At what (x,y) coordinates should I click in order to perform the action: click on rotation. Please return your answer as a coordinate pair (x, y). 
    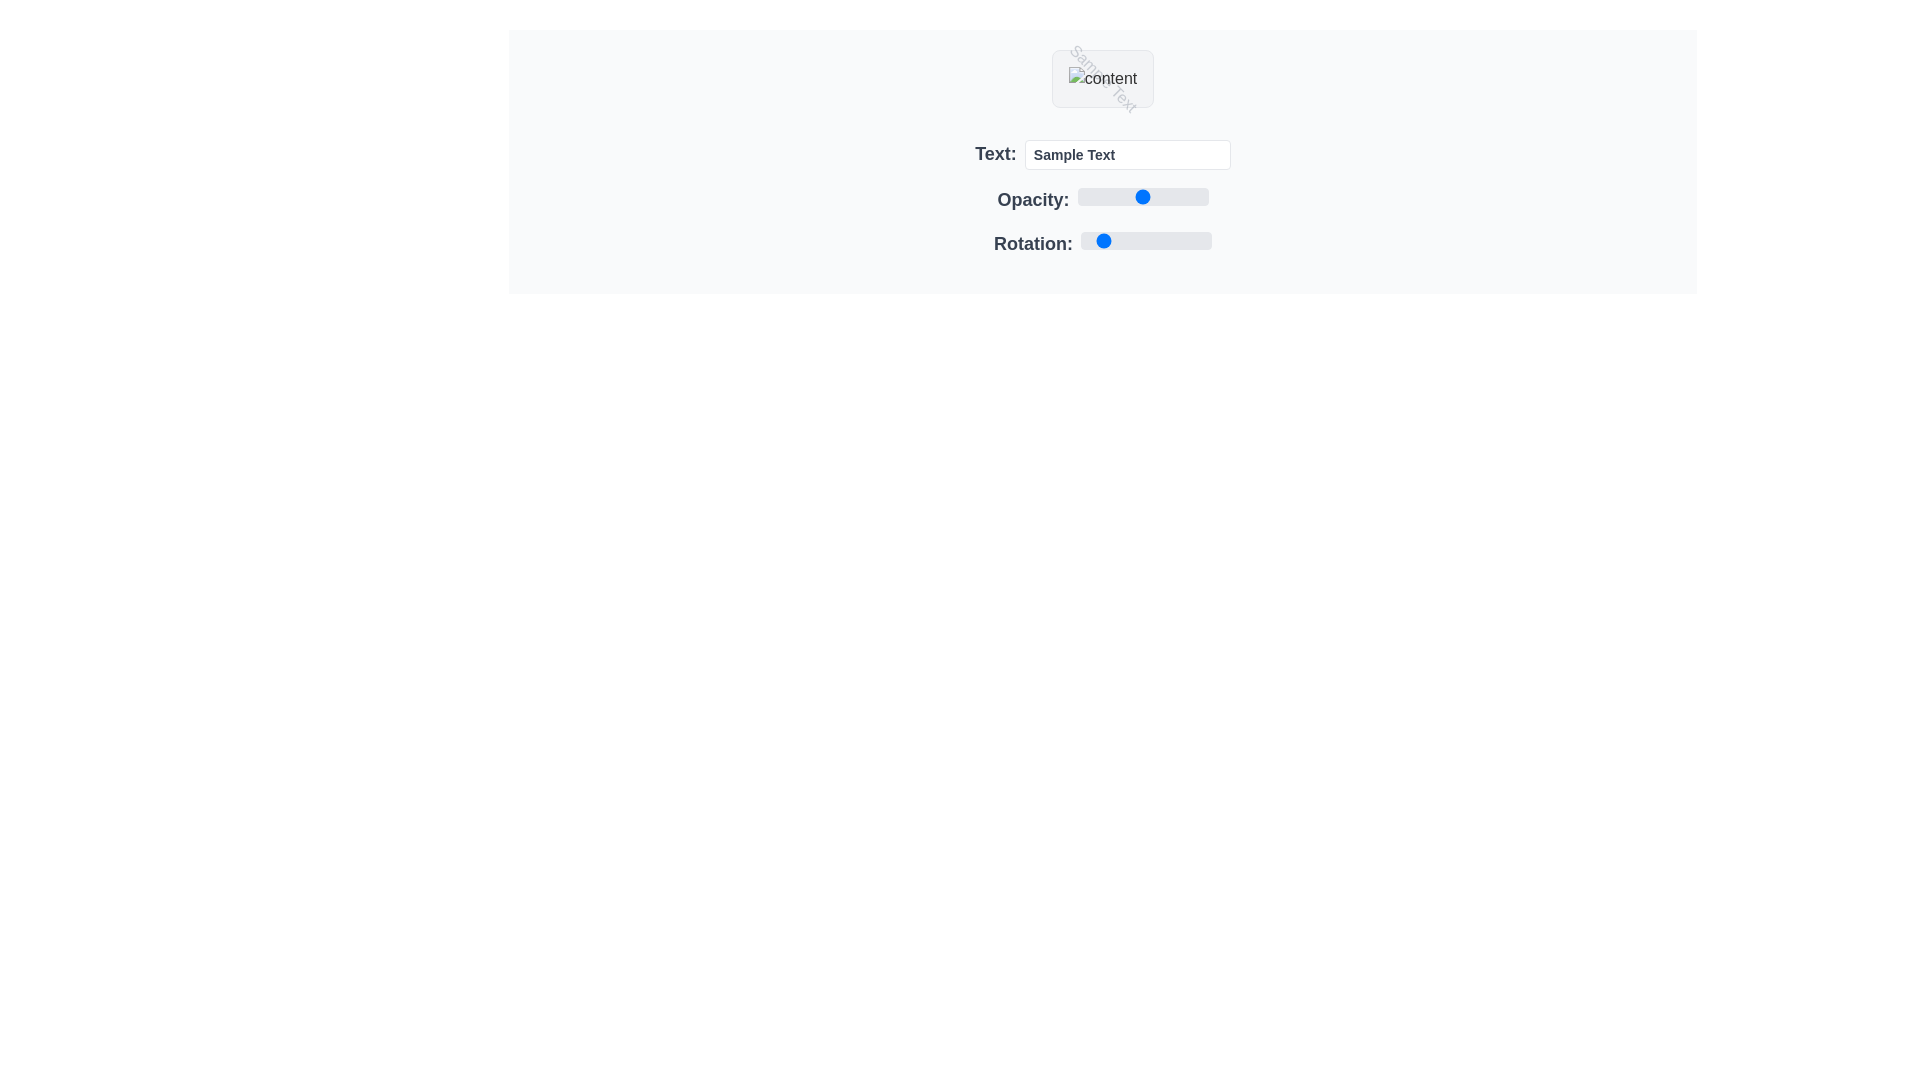
    Looking at the image, I should click on (1109, 239).